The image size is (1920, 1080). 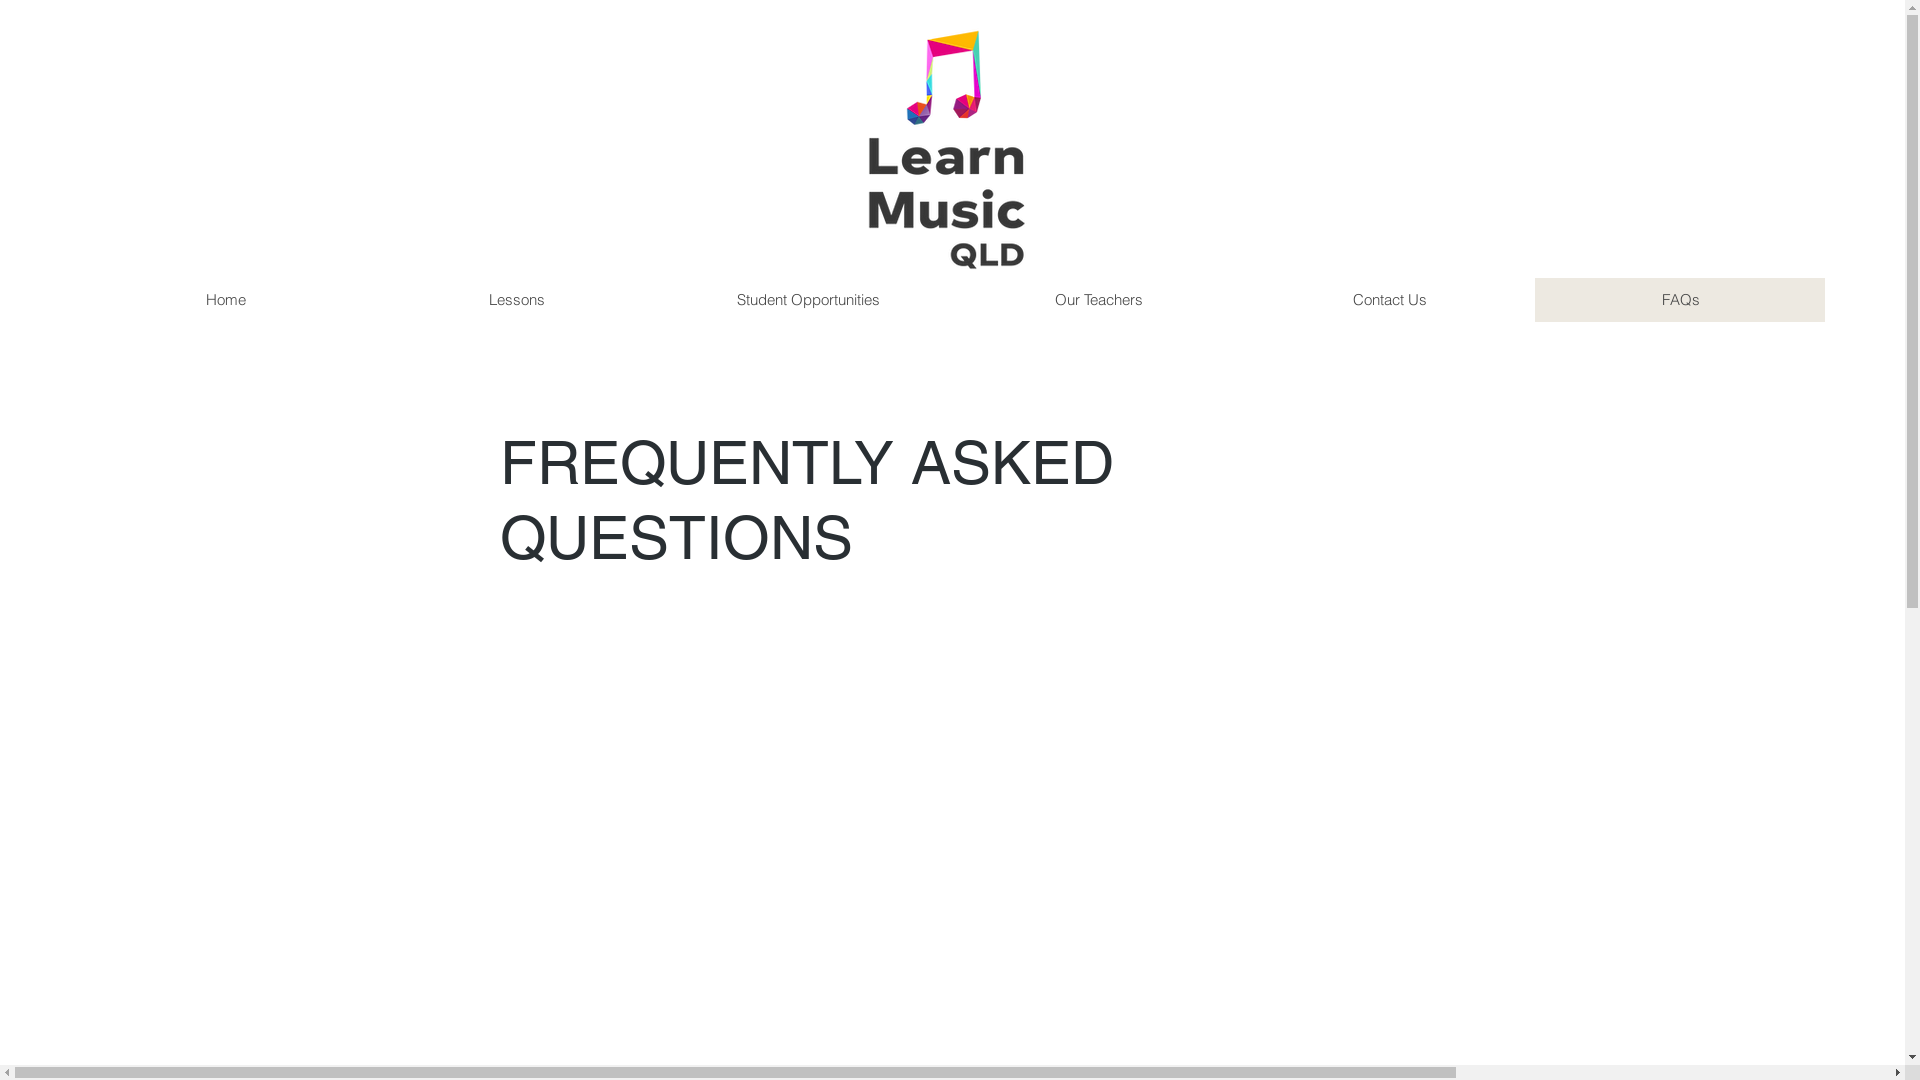 What do you see at coordinates (1680, 300) in the screenshot?
I see `'FAQs'` at bounding box center [1680, 300].